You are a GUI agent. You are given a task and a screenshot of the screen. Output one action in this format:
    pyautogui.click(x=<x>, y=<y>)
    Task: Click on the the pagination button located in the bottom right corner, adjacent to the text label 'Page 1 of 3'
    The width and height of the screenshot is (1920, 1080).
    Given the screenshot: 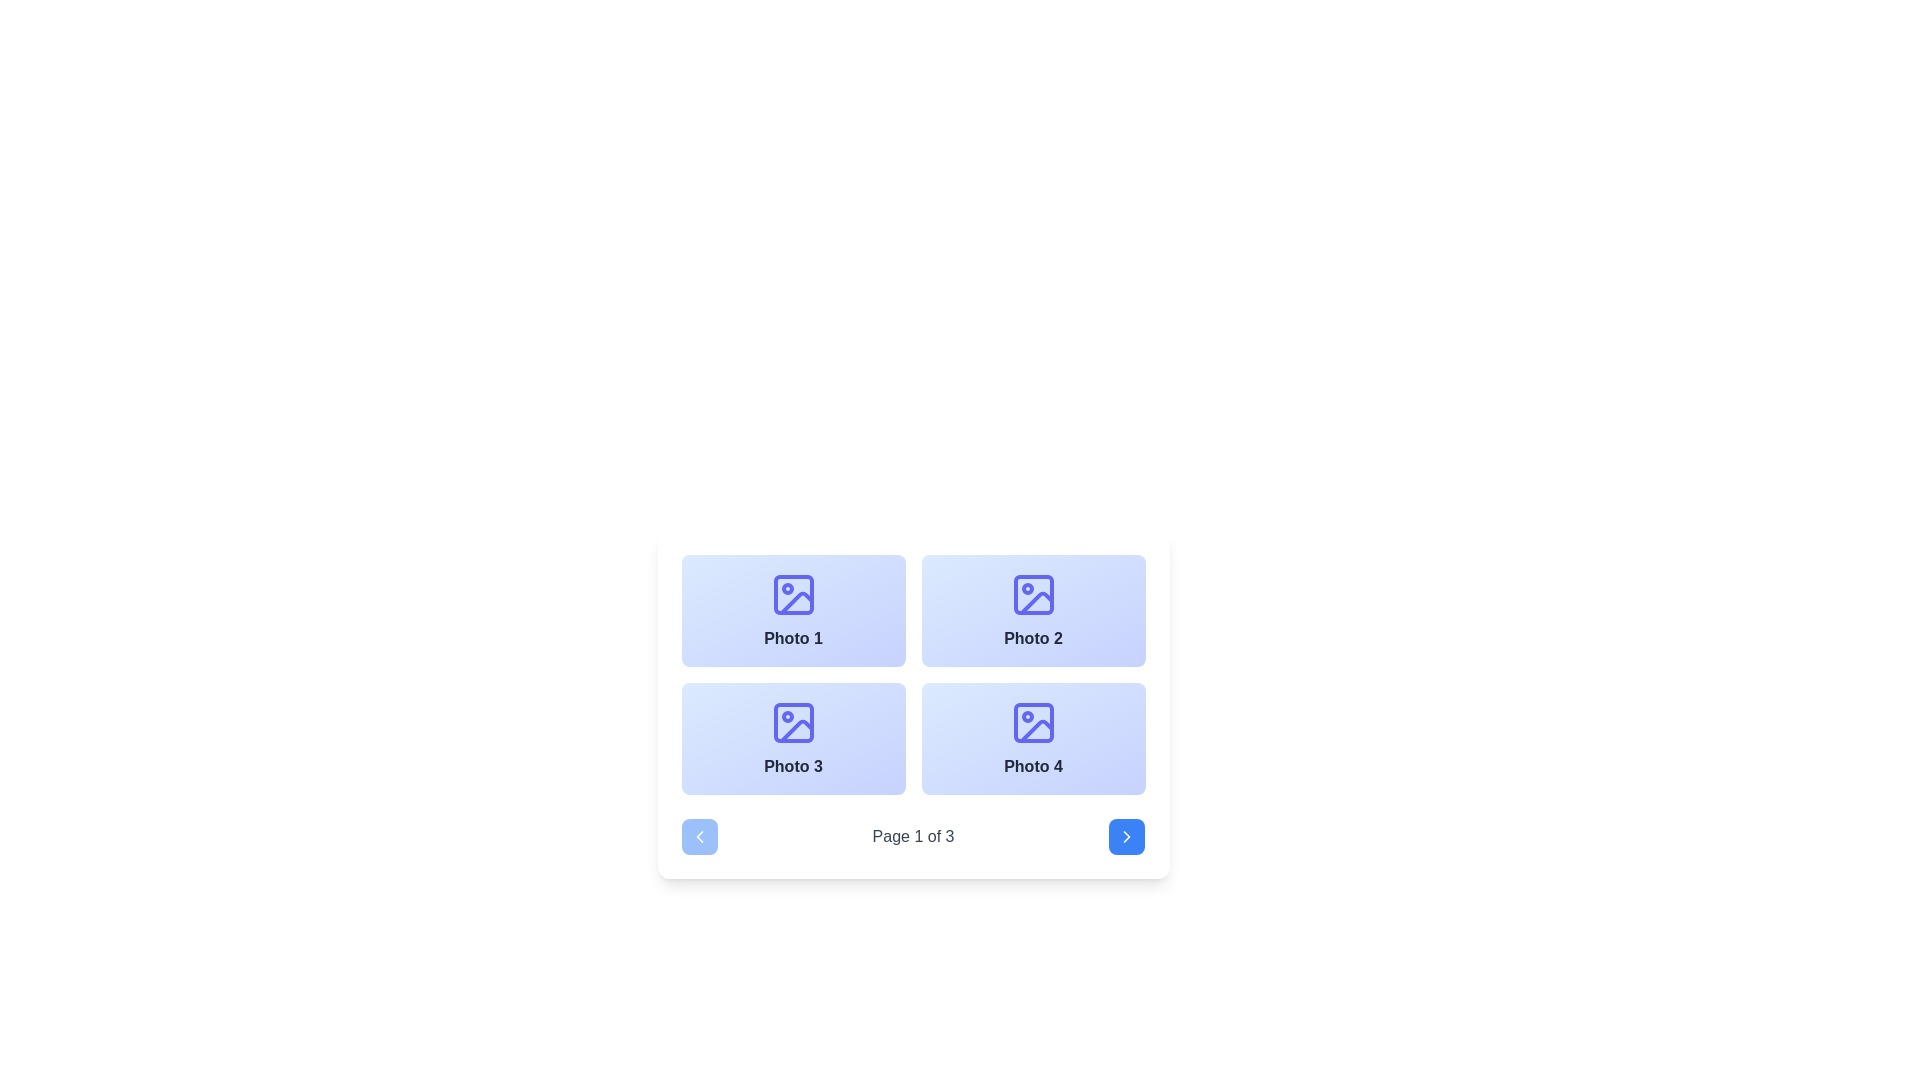 What is the action you would take?
    pyautogui.click(x=1127, y=837)
    